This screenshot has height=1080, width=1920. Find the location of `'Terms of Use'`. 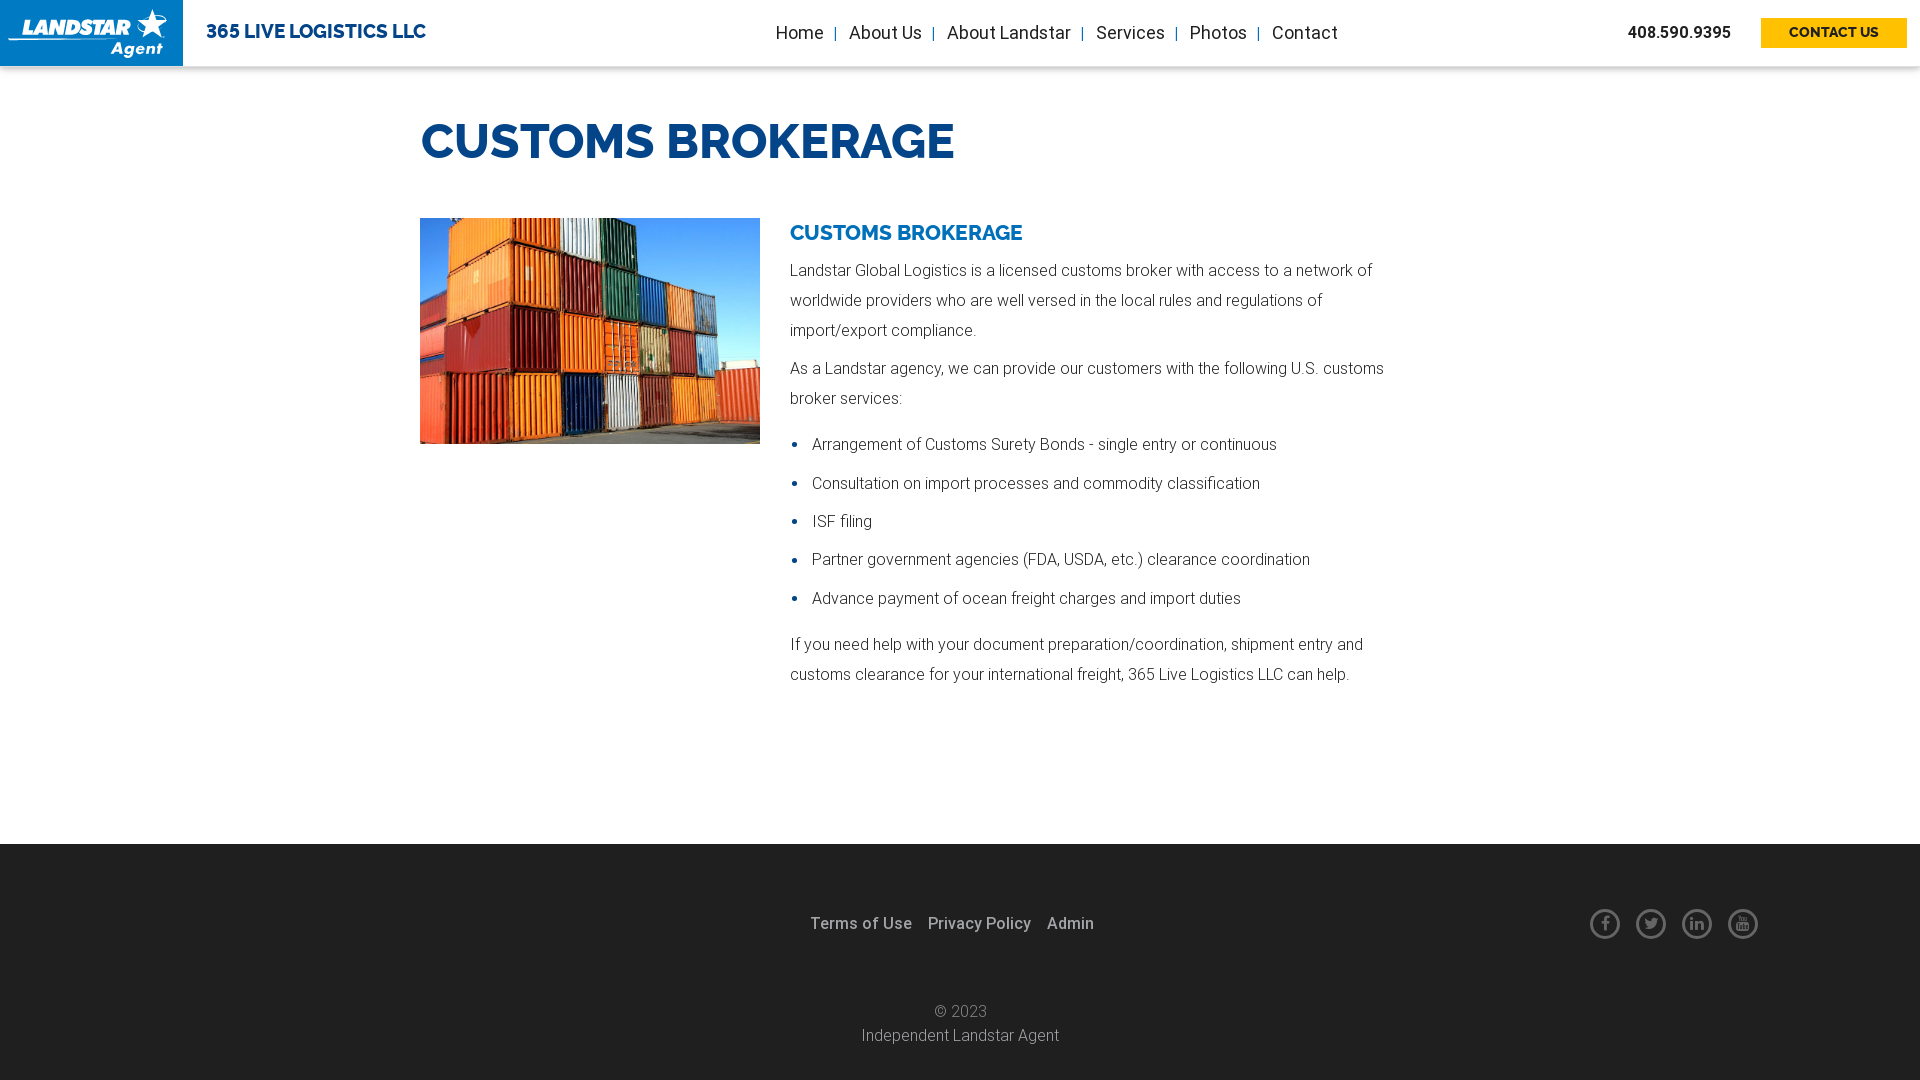

'Terms of Use' is located at coordinates (860, 924).